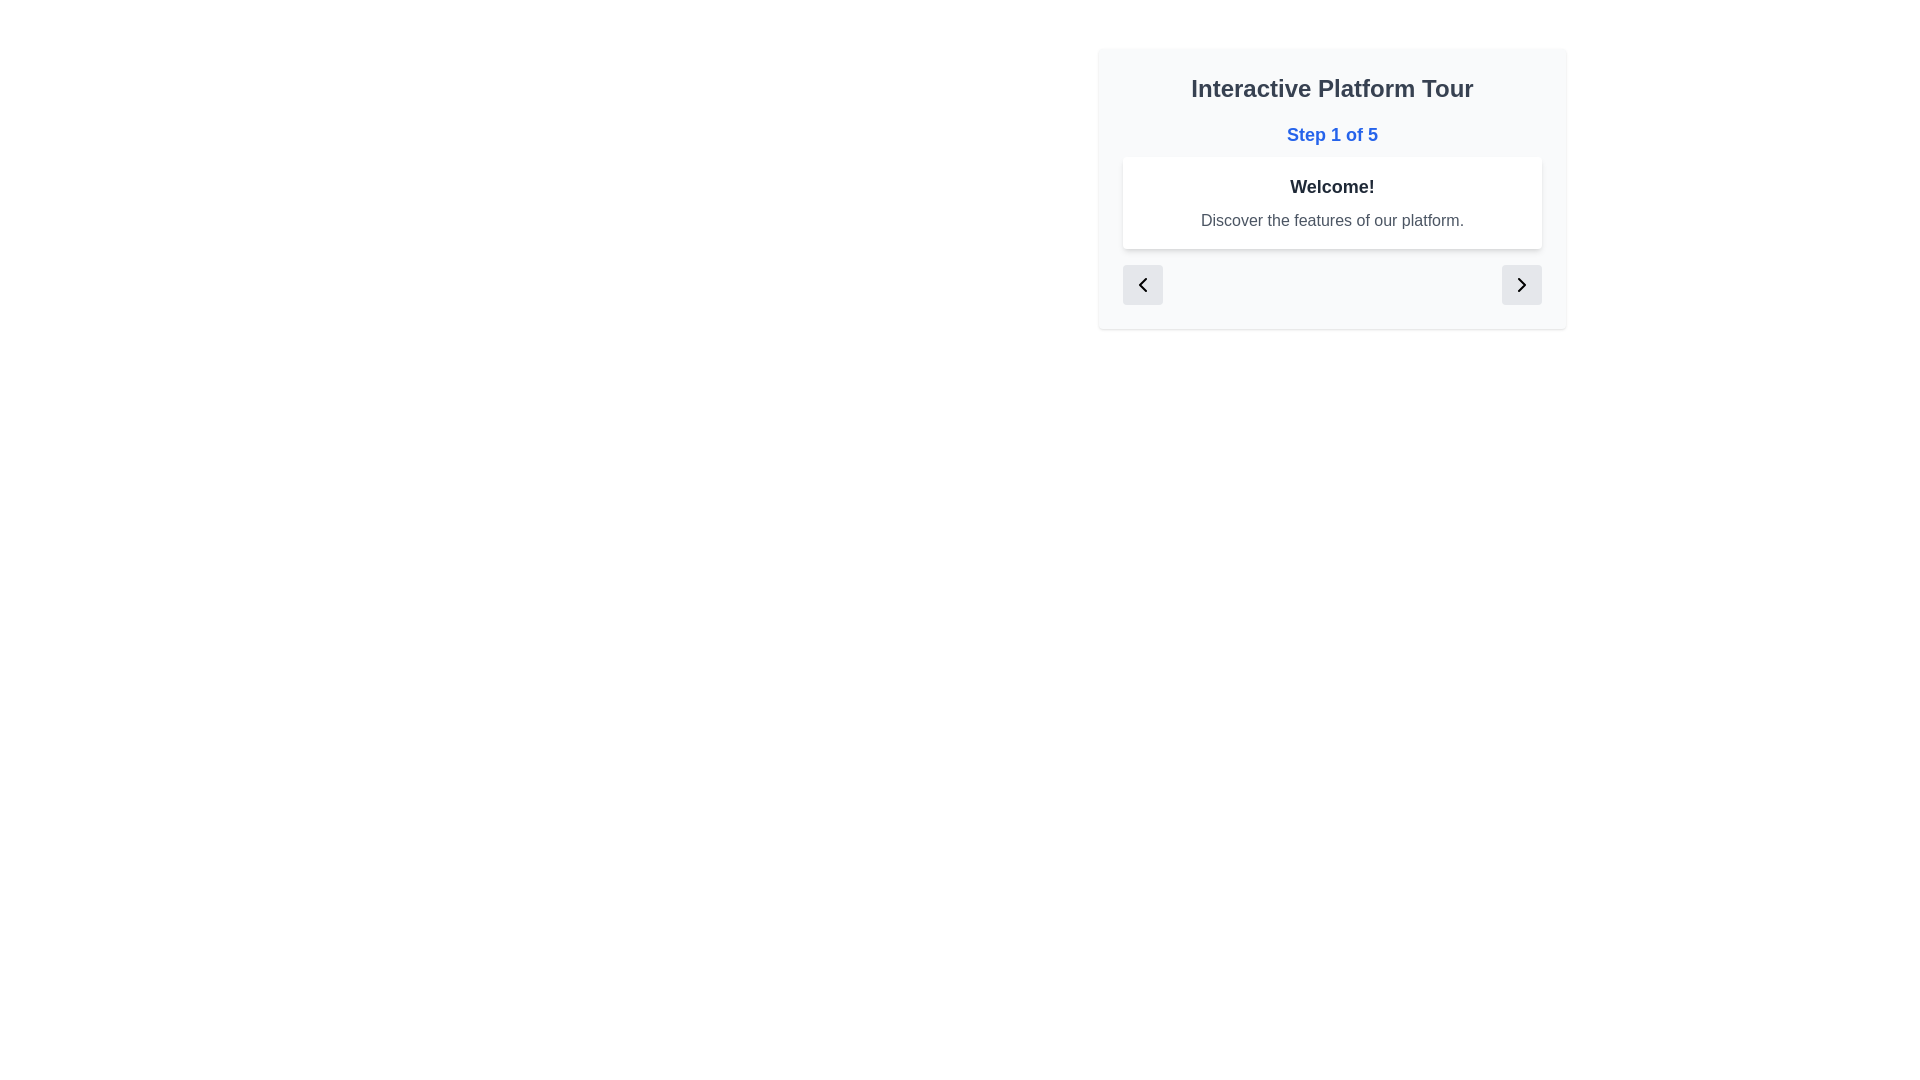 This screenshot has width=1920, height=1080. What do you see at coordinates (1332, 220) in the screenshot?
I see `text element that displays 'Discover the features of our platform.' positioned below the 'Welcome!' header` at bounding box center [1332, 220].